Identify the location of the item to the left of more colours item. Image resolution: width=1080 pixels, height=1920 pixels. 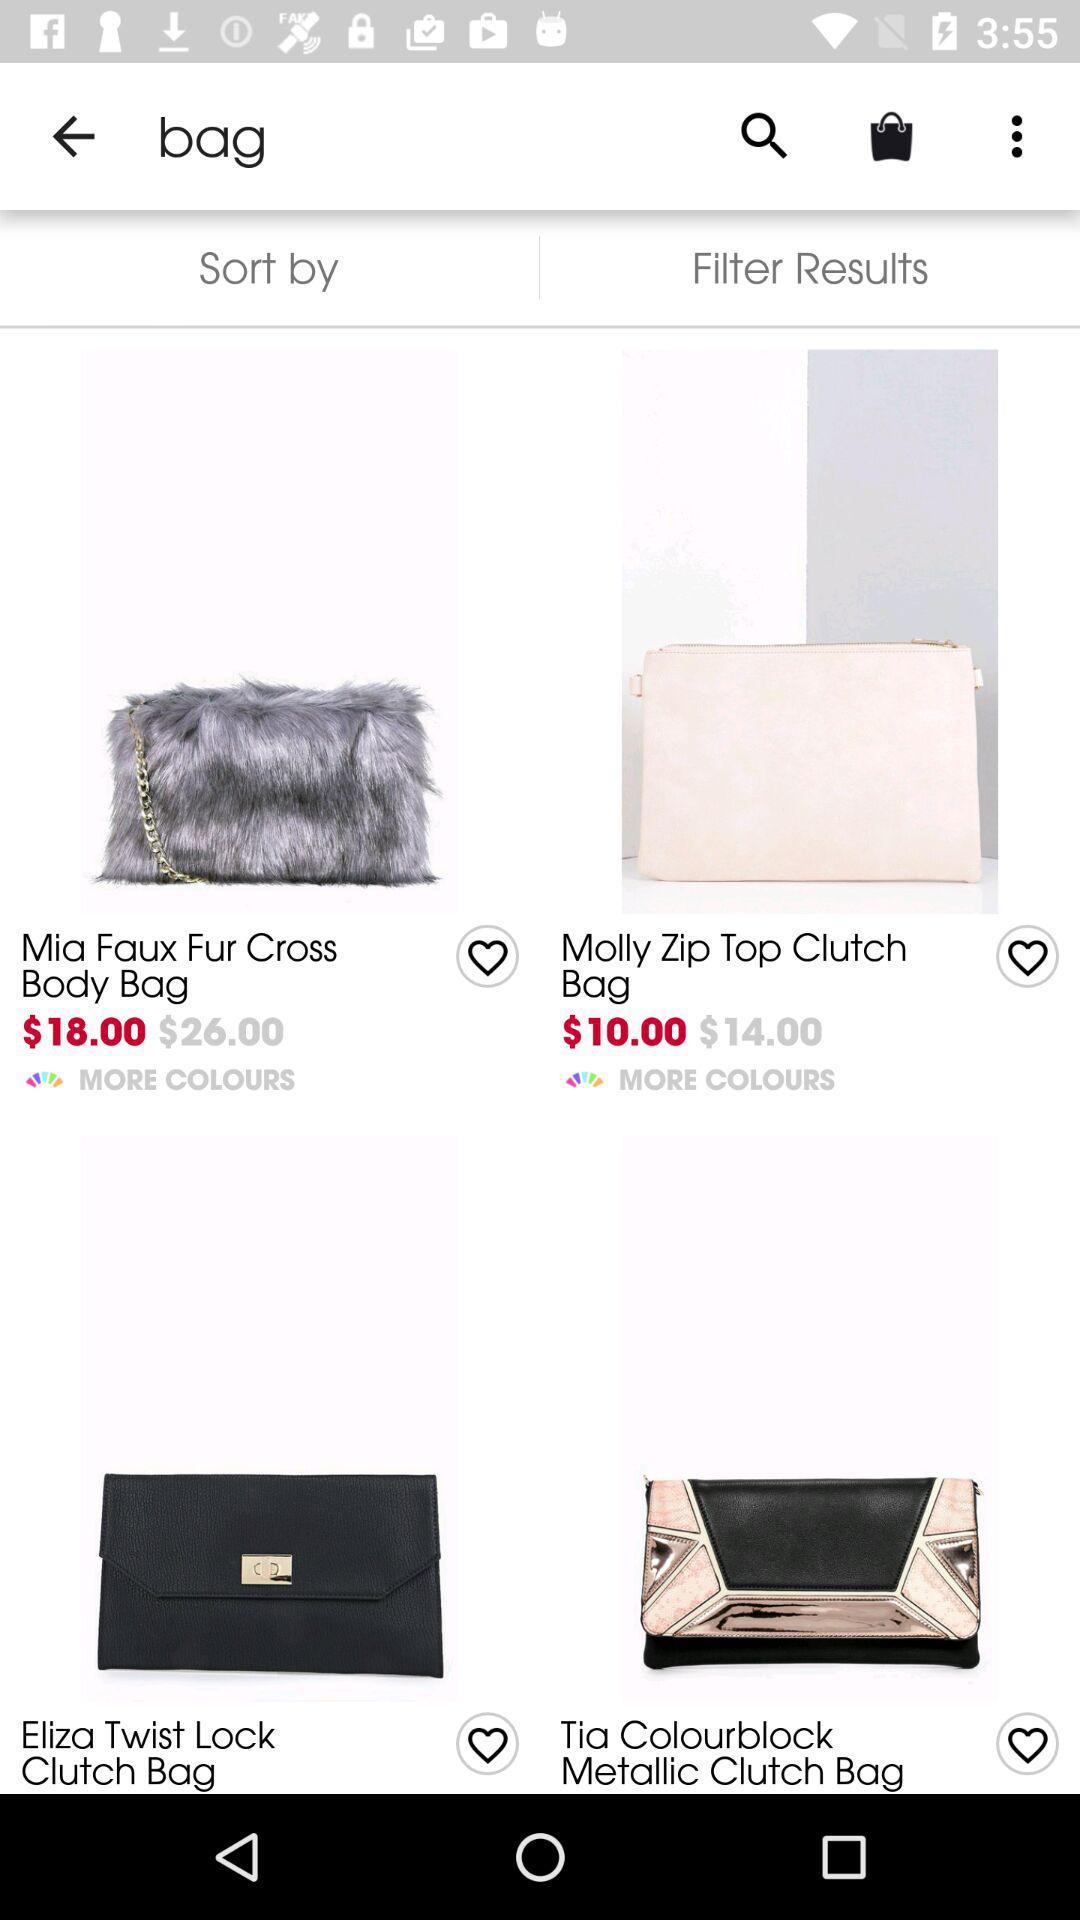
(584, 1074).